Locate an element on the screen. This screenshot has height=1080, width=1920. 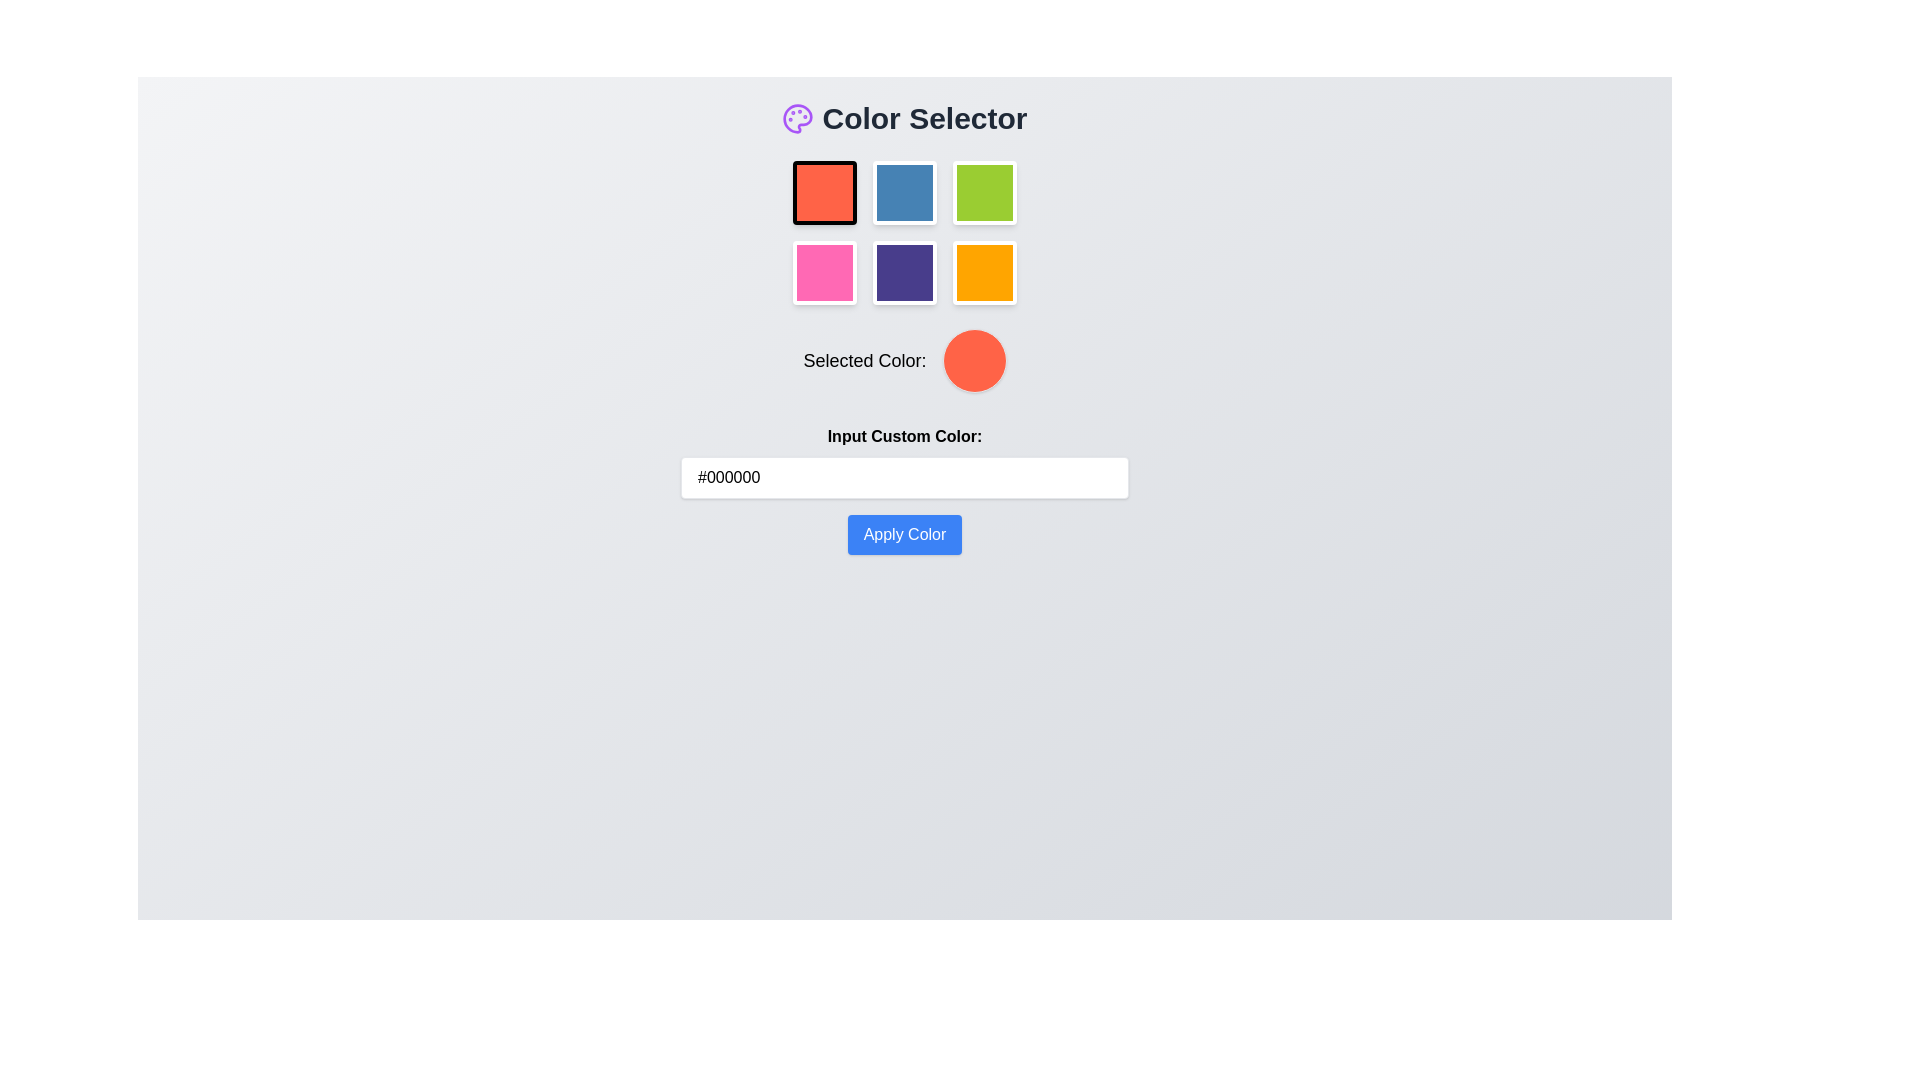
the fifth button in the color selection grid below the title 'Color Selector' is located at coordinates (904, 273).